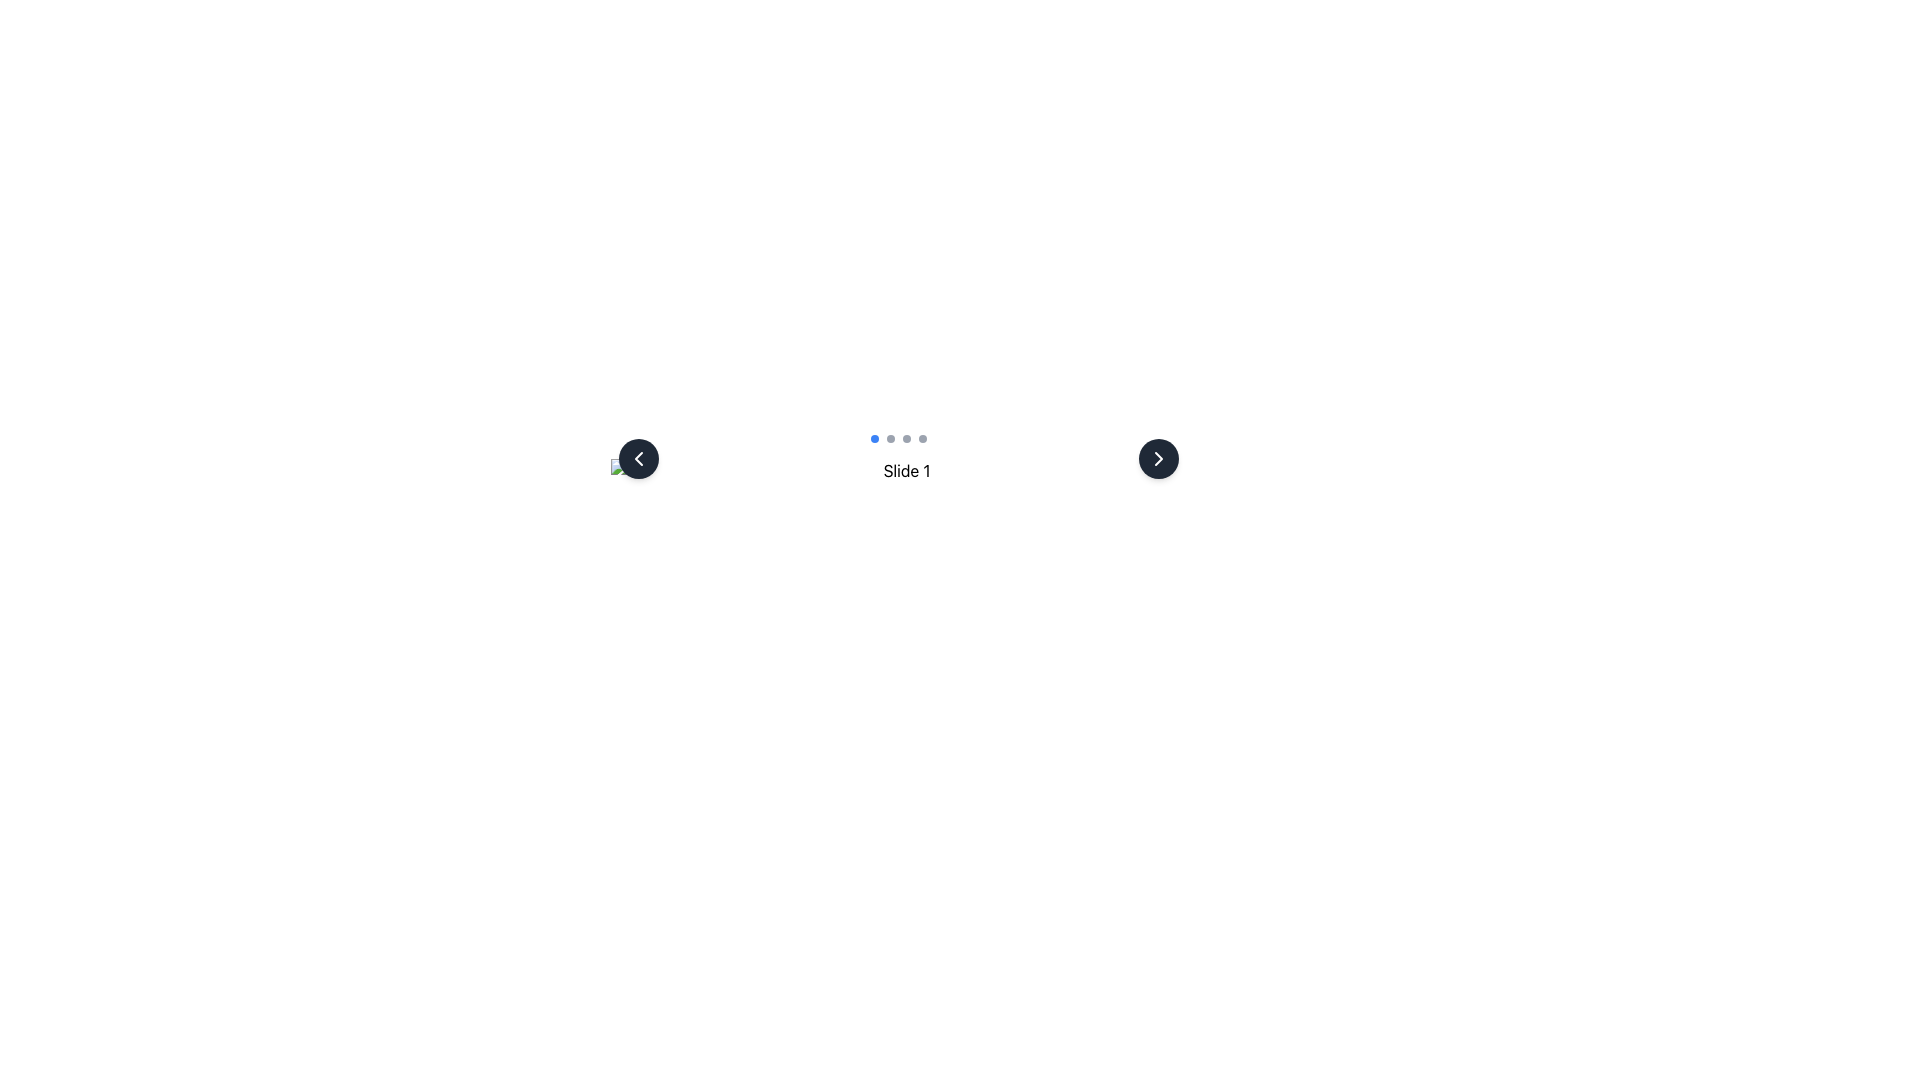  What do you see at coordinates (637, 459) in the screenshot?
I see `the 'Previous' button located on the left side of the navigation buttons in the carousel to trigger hover effects` at bounding box center [637, 459].